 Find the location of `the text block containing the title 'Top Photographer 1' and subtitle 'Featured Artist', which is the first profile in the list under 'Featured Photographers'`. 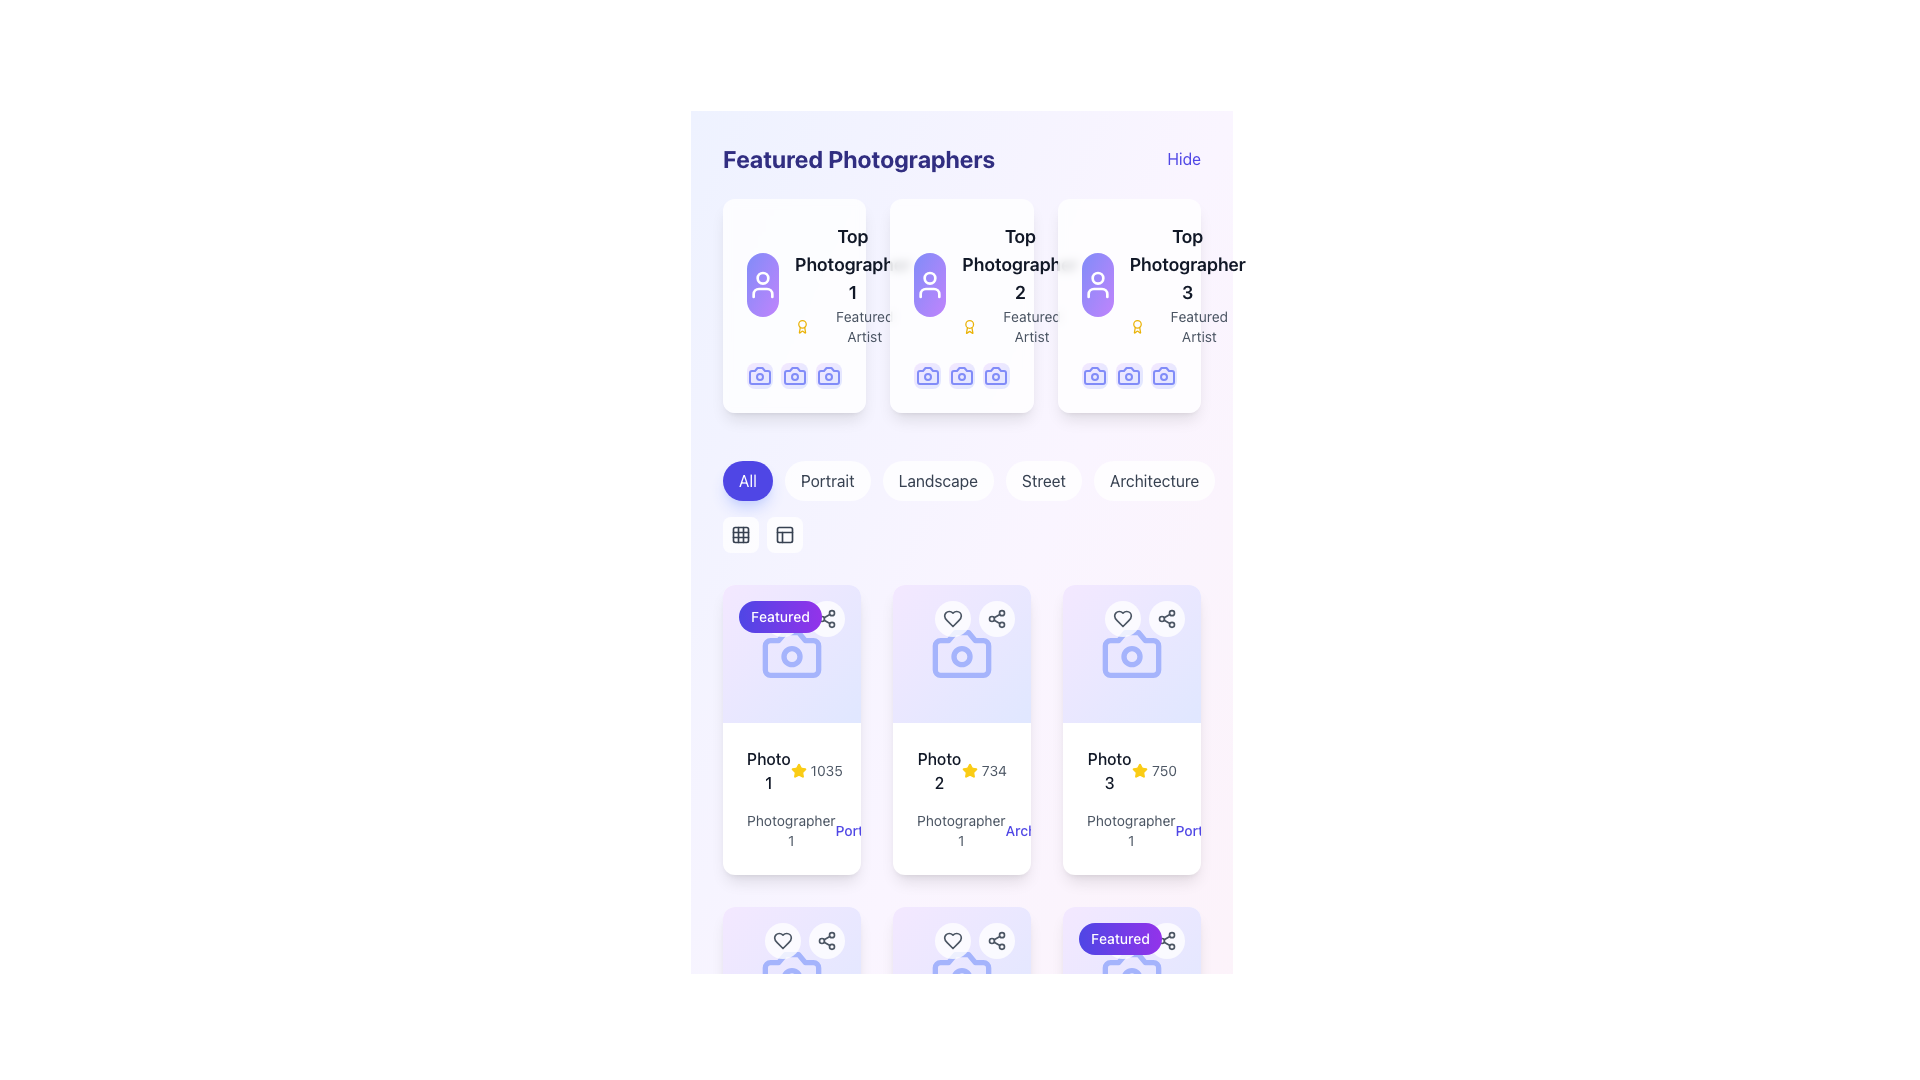

the text block containing the title 'Top Photographer 1' and subtitle 'Featured Artist', which is the first profile in the list under 'Featured Photographers' is located at coordinates (853, 285).